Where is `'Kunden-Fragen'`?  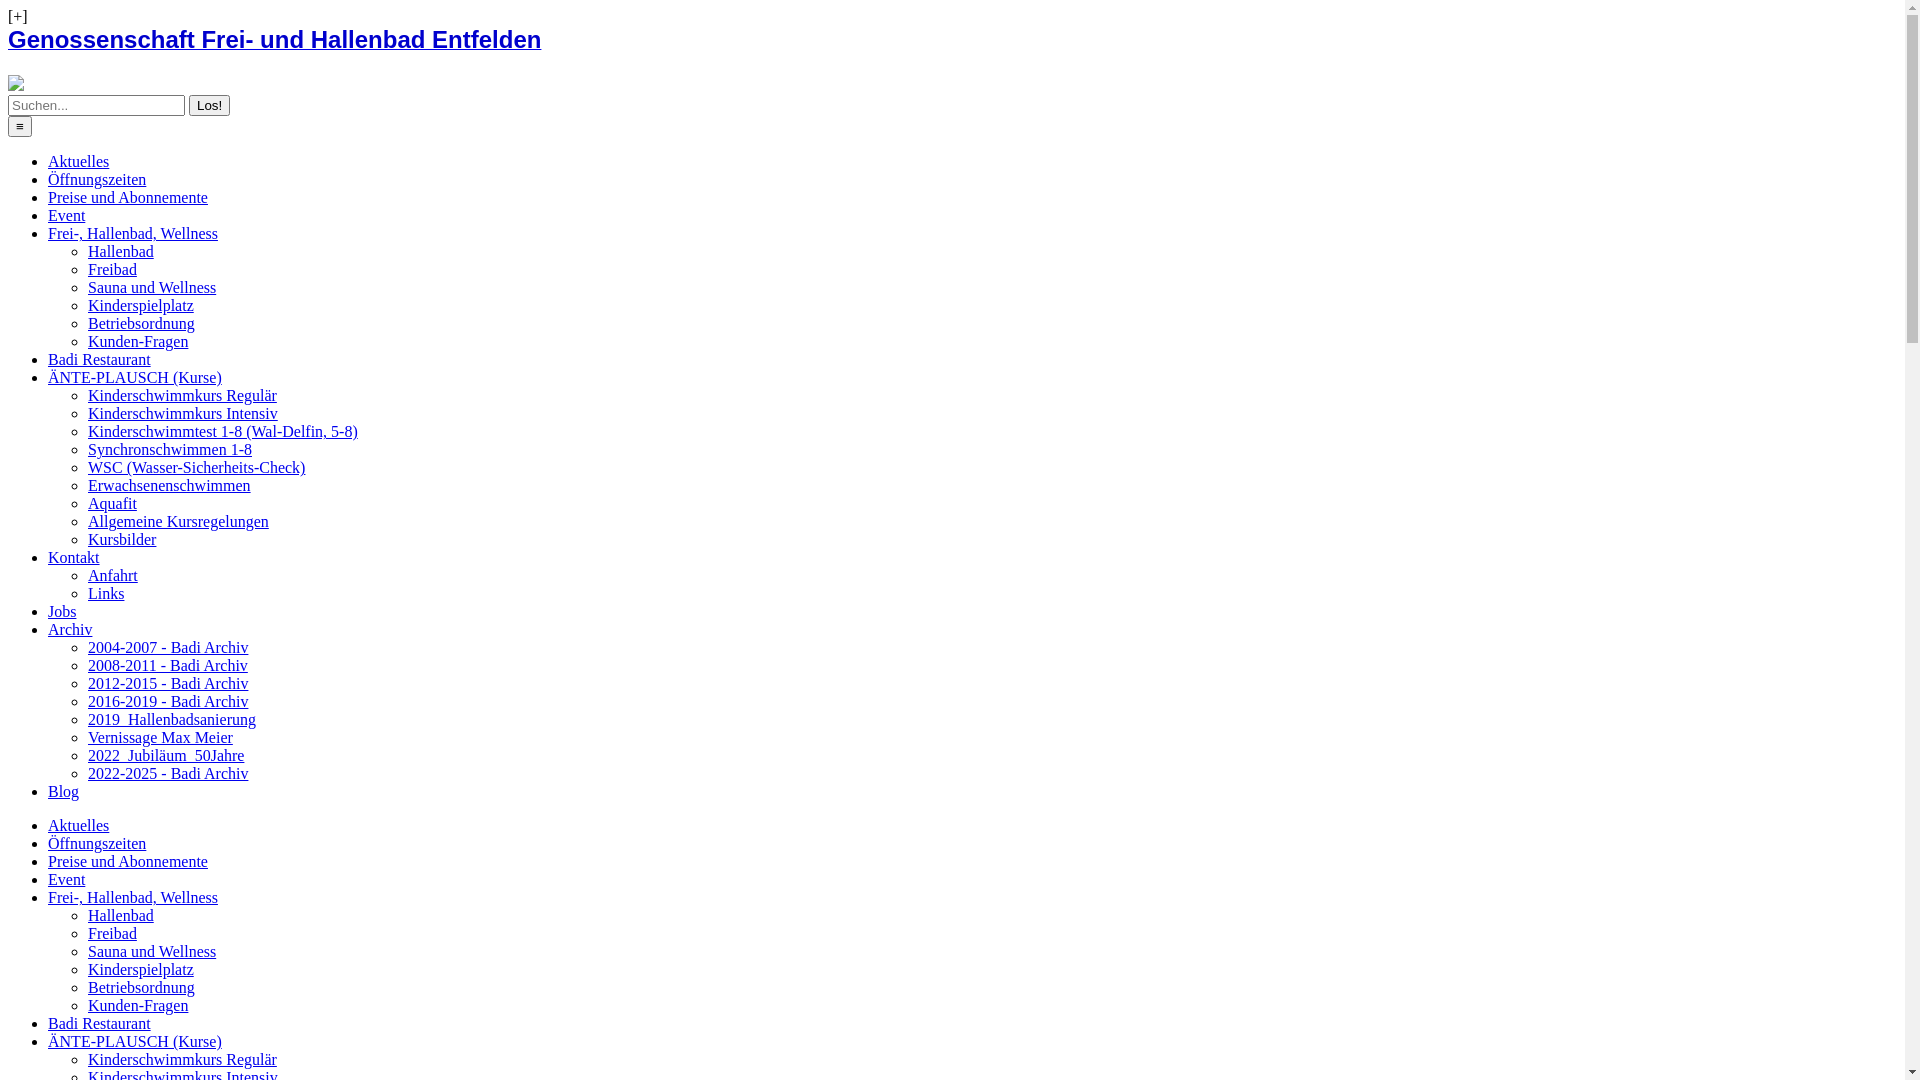
'Kunden-Fragen' is located at coordinates (137, 1005).